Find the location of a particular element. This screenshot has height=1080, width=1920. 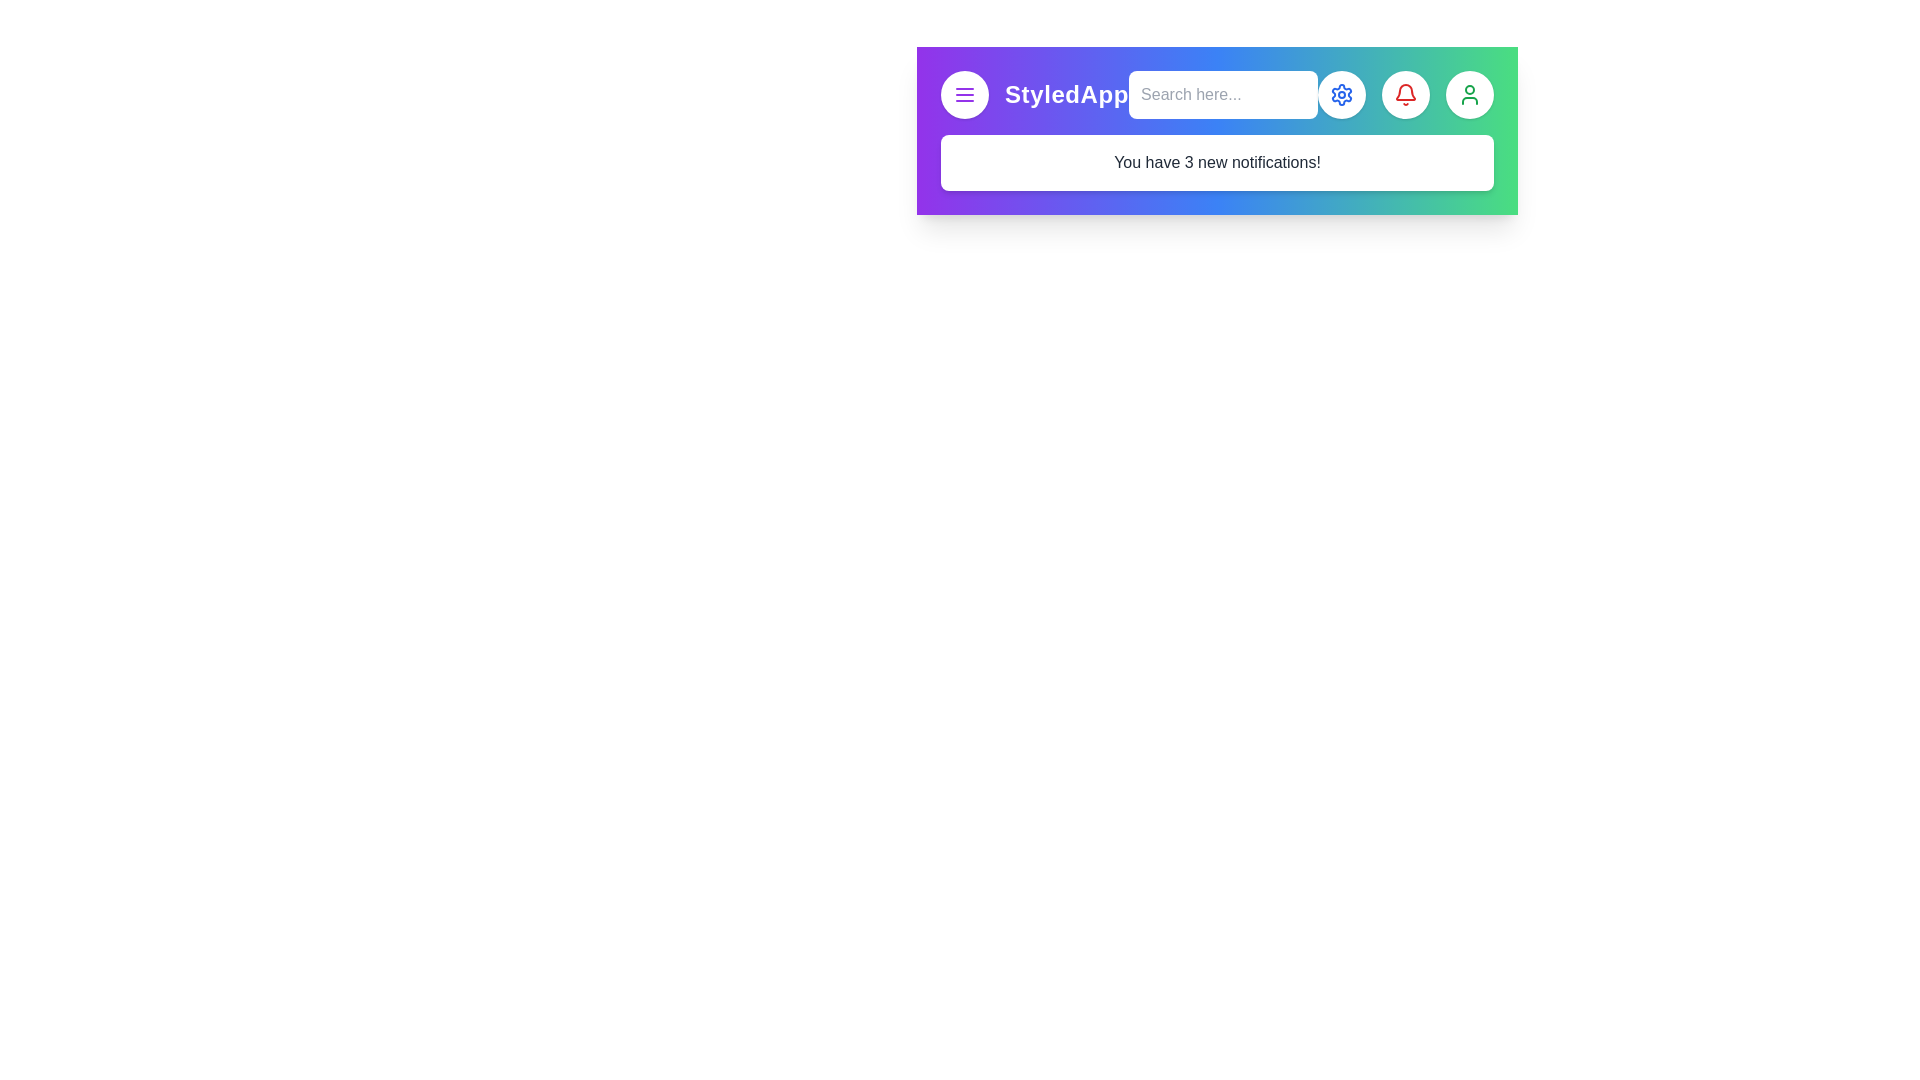

the menu button located in the top left corner of the StyledAppBar is located at coordinates (964, 95).